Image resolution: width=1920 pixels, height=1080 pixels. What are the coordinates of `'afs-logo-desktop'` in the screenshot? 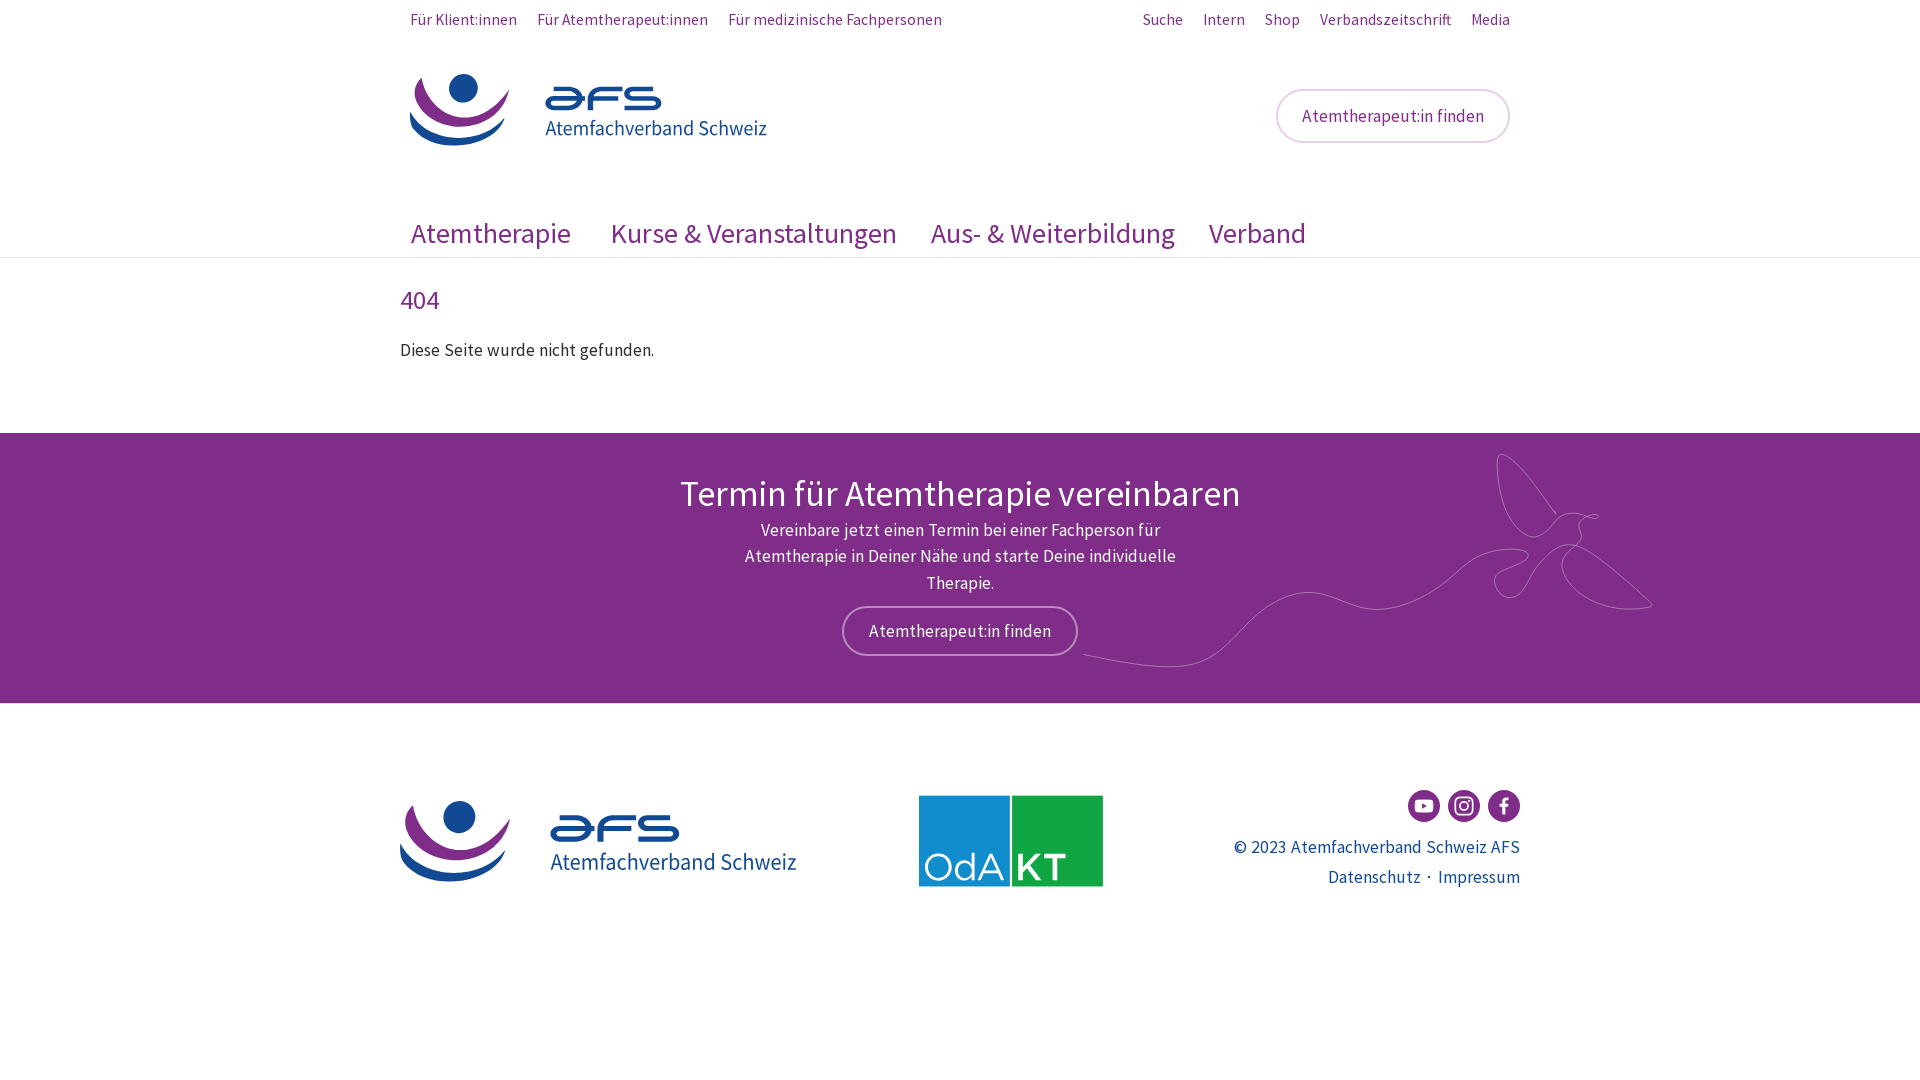 It's located at (599, 840).